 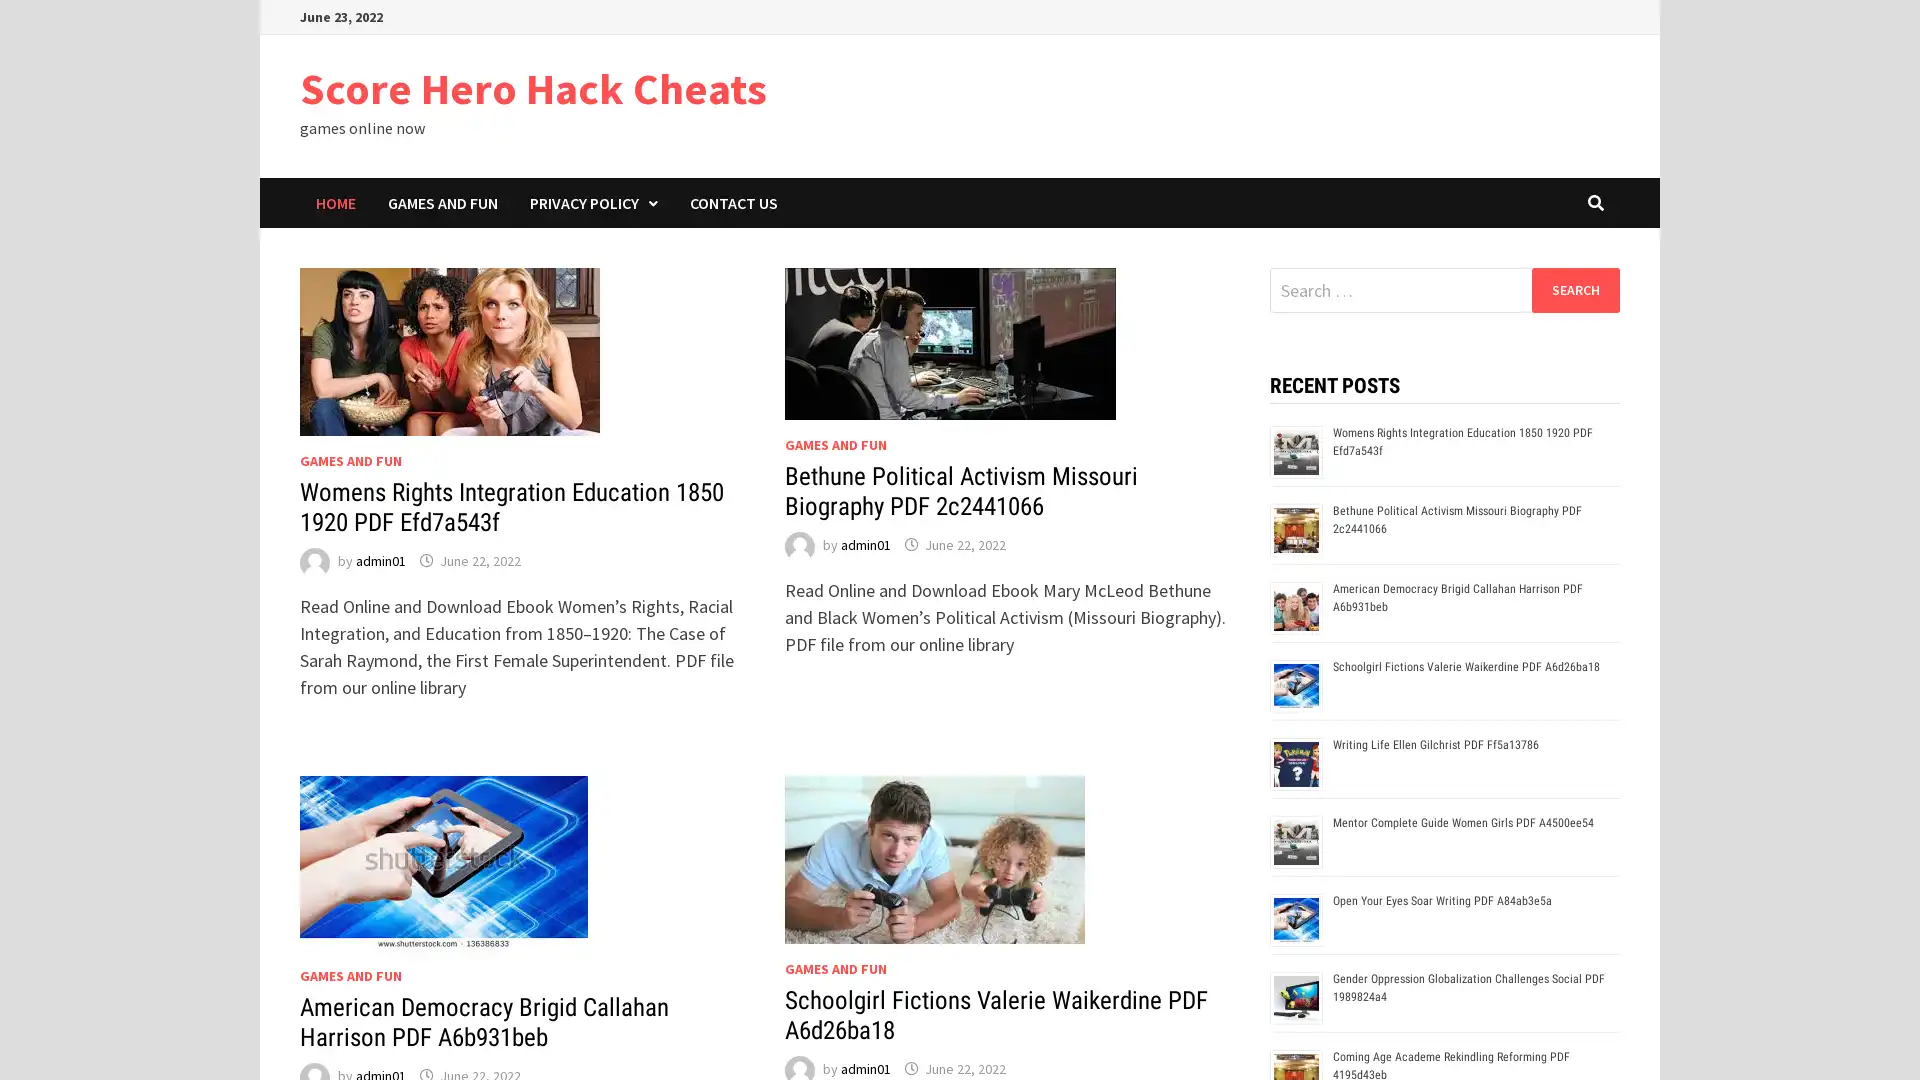 What do you see at coordinates (1574, 289) in the screenshot?
I see `Search` at bounding box center [1574, 289].